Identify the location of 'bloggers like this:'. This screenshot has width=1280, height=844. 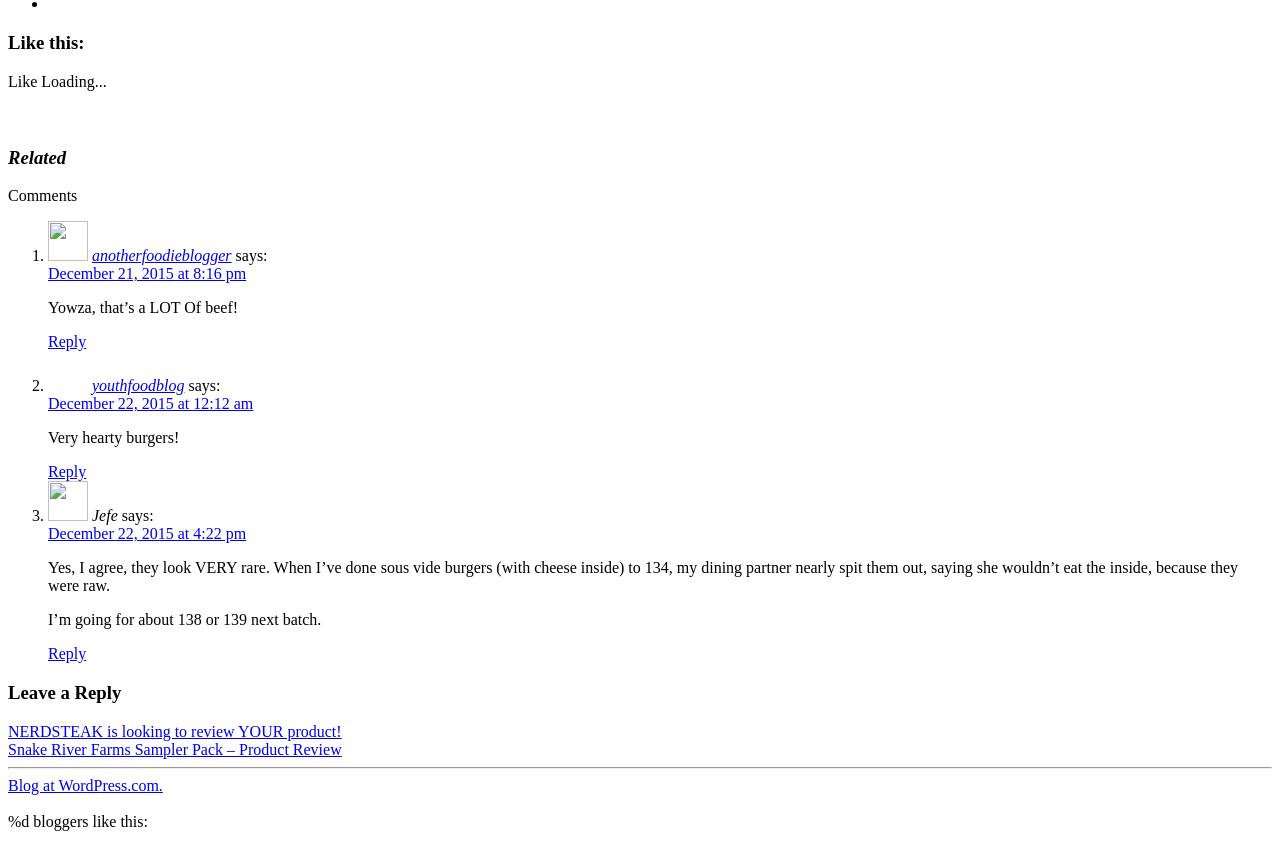
(86, 820).